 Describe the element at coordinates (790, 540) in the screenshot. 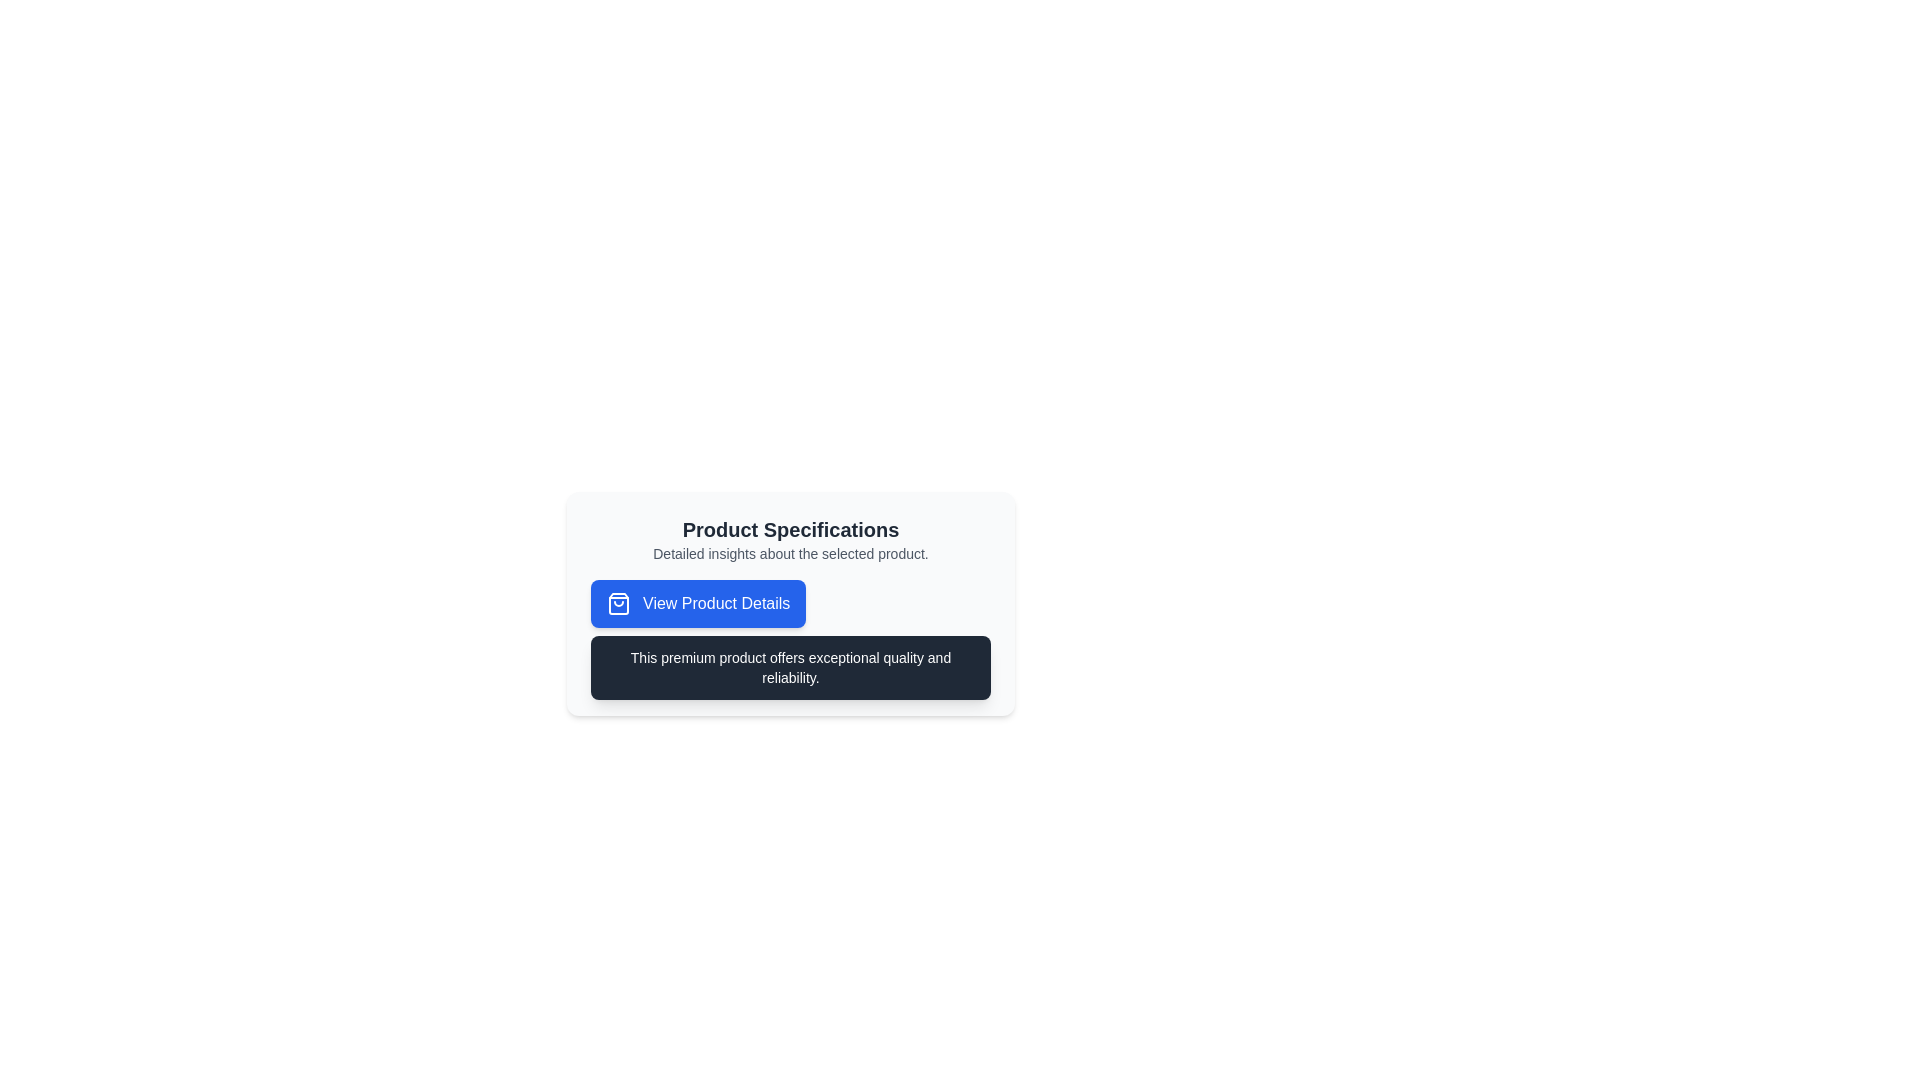

I see `the header text block that provides a title and summary for the section, located above the blue 'View Product Details' button` at that location.